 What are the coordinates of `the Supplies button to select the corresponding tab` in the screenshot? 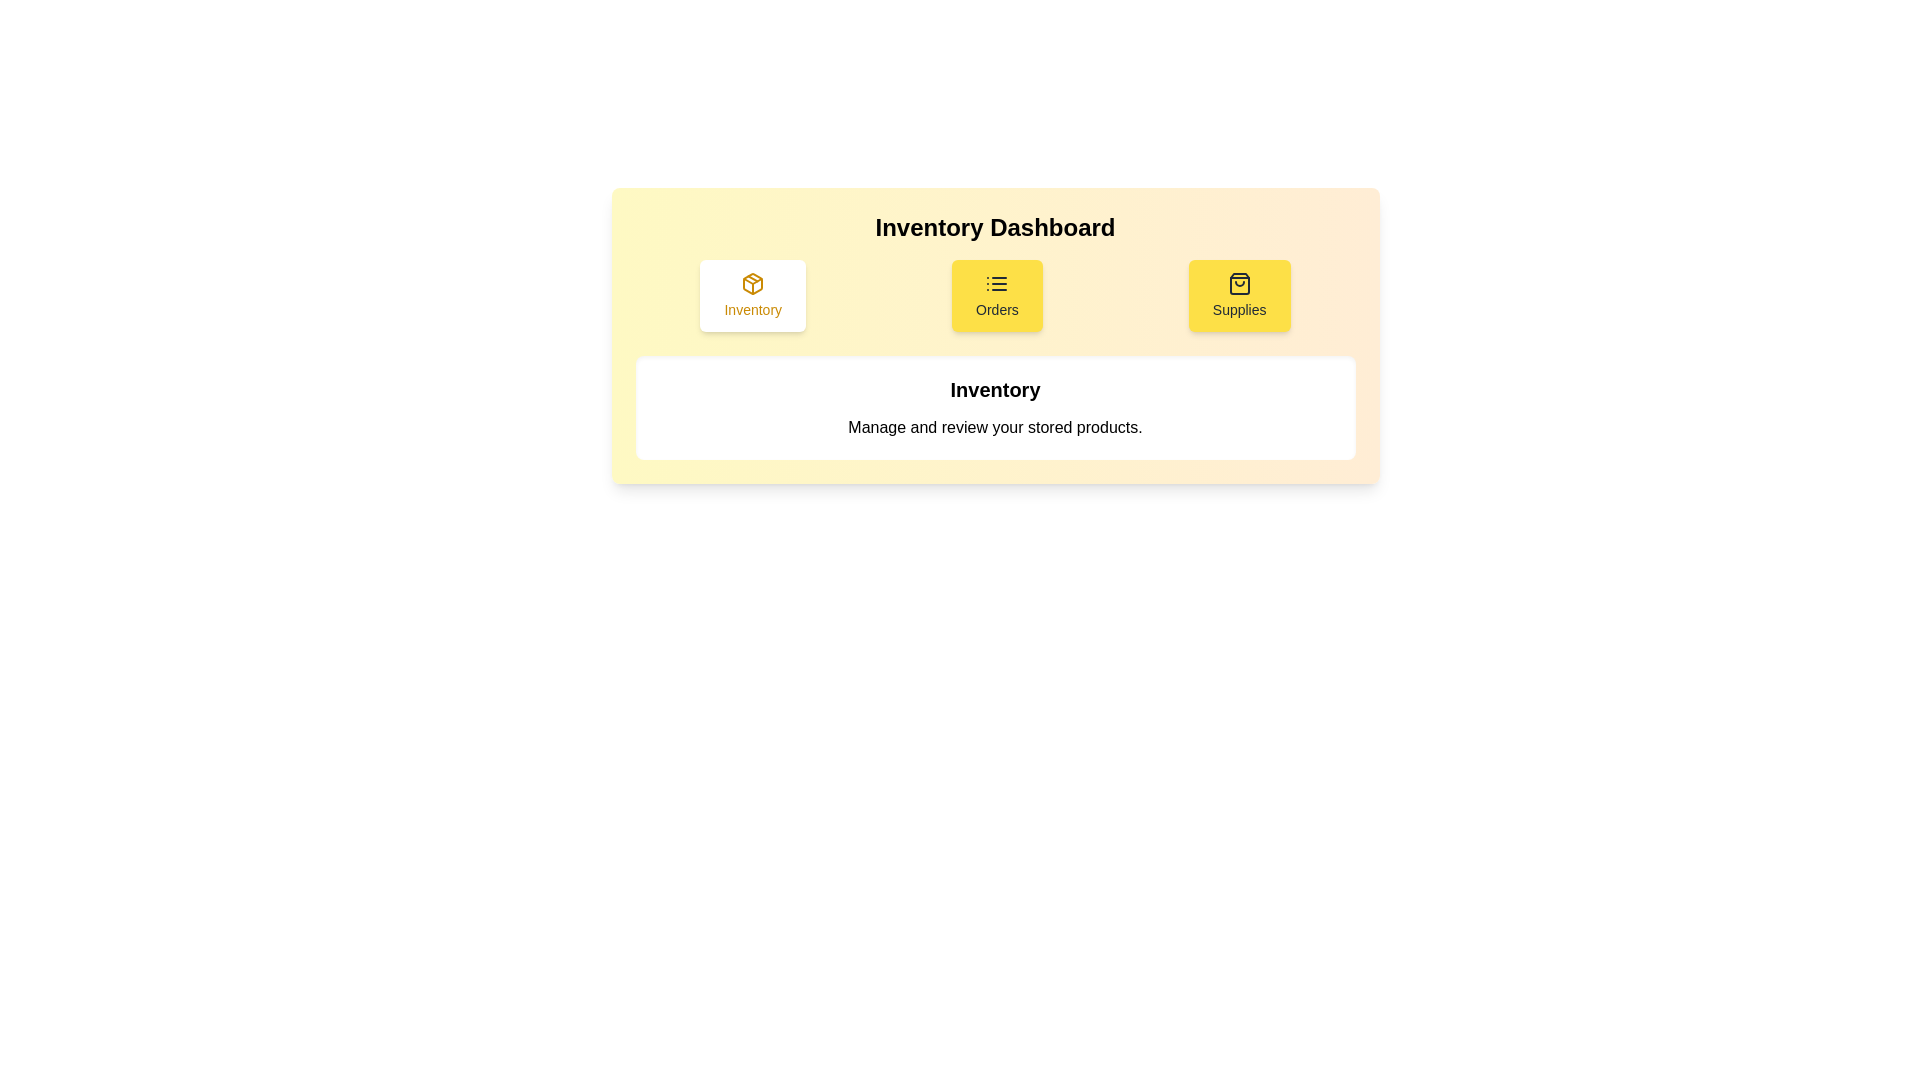 It's located at (1238, 296).